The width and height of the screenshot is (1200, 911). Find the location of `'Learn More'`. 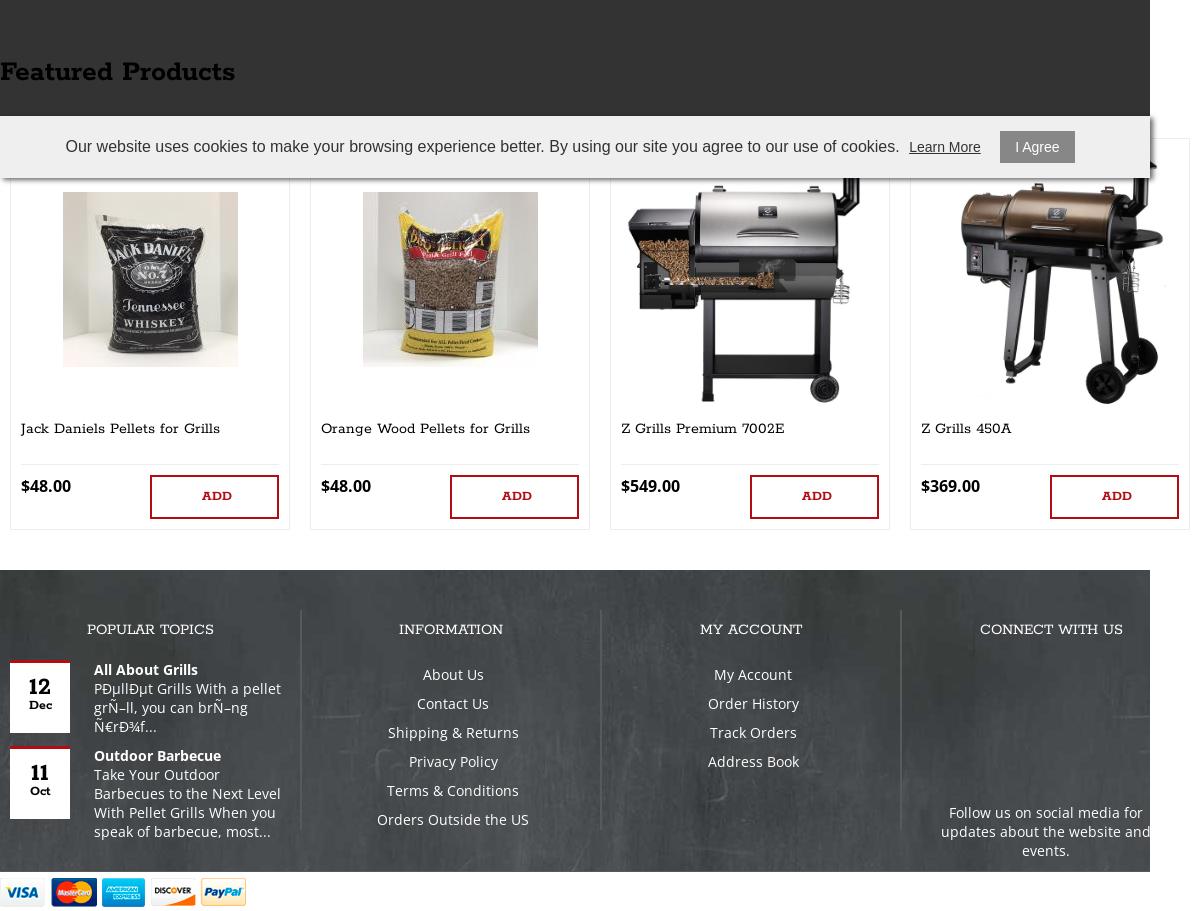

'Learn More' is located at coordinates (944, 147).